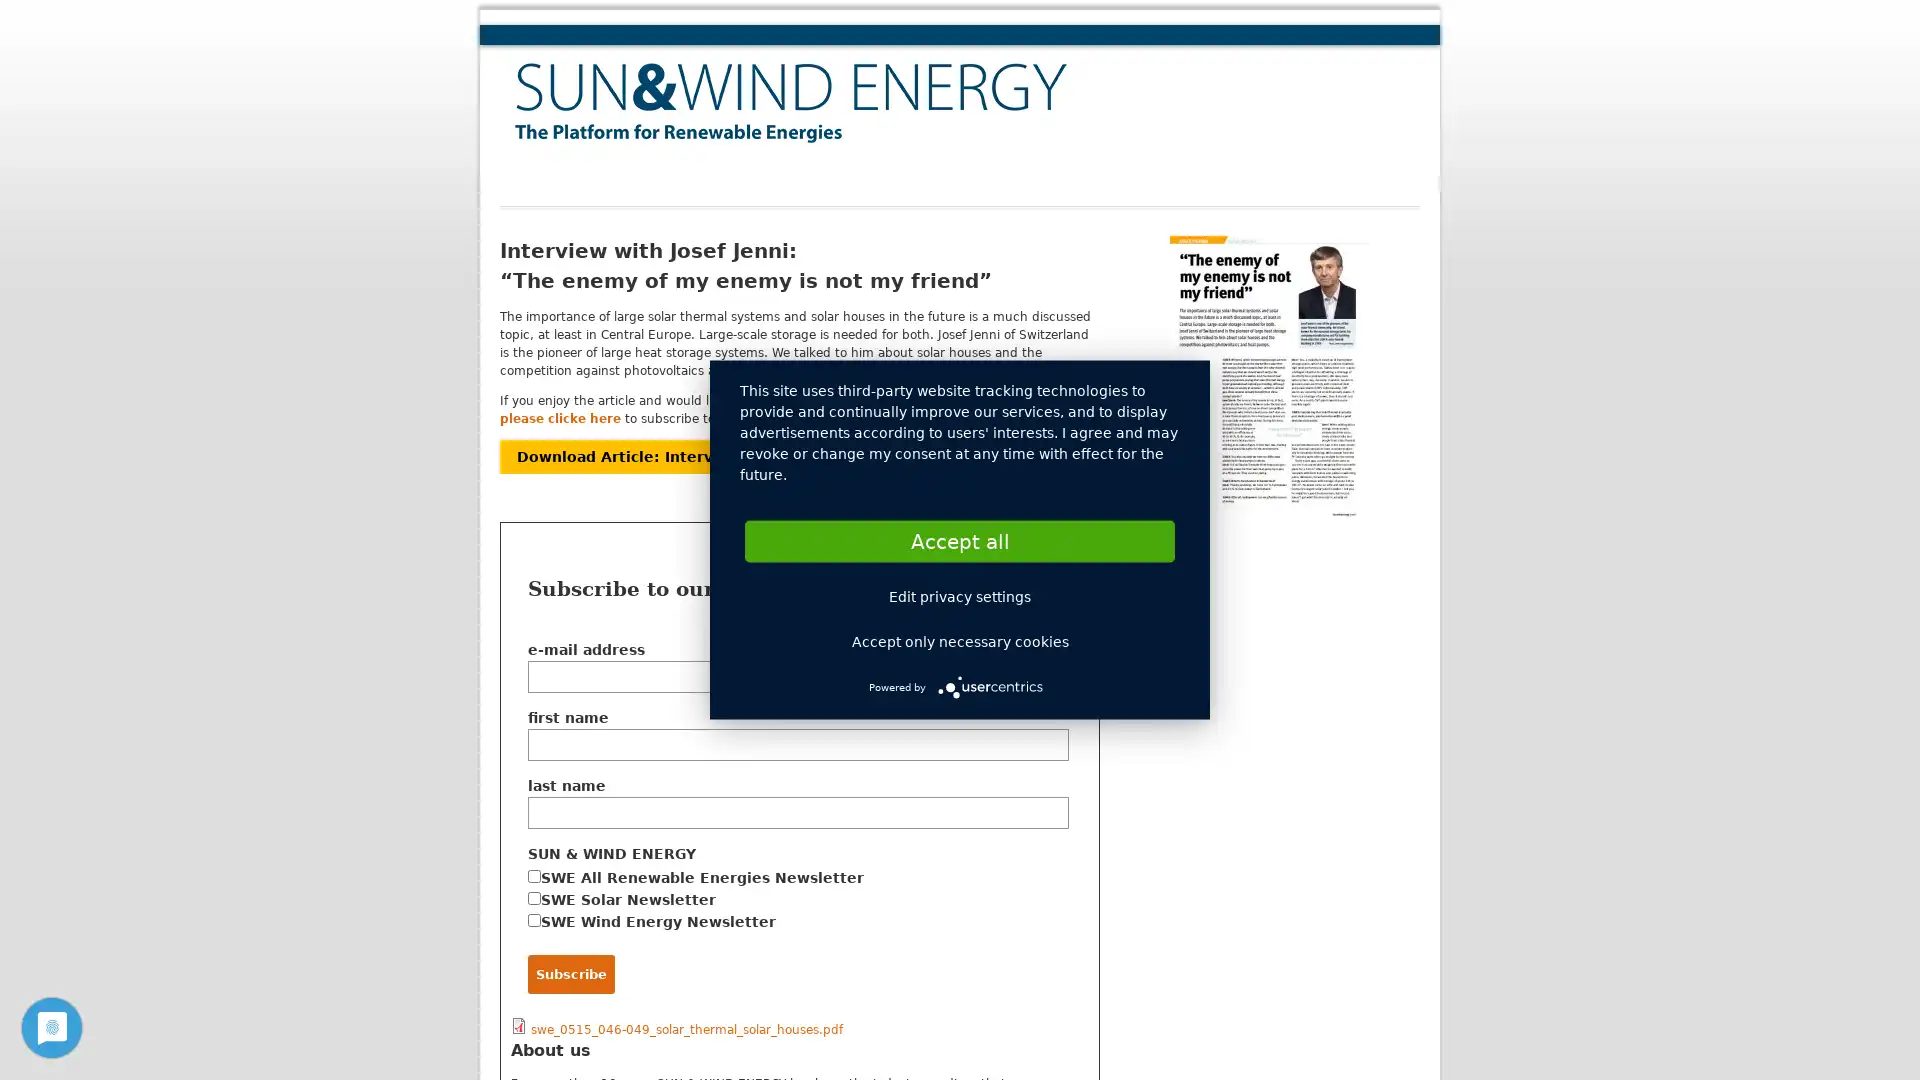 The height and width of the screenshot is (1080, 1920). Describe the element at coordinates (570, 972) in the screenshot. I see `Subscribe` at that location.